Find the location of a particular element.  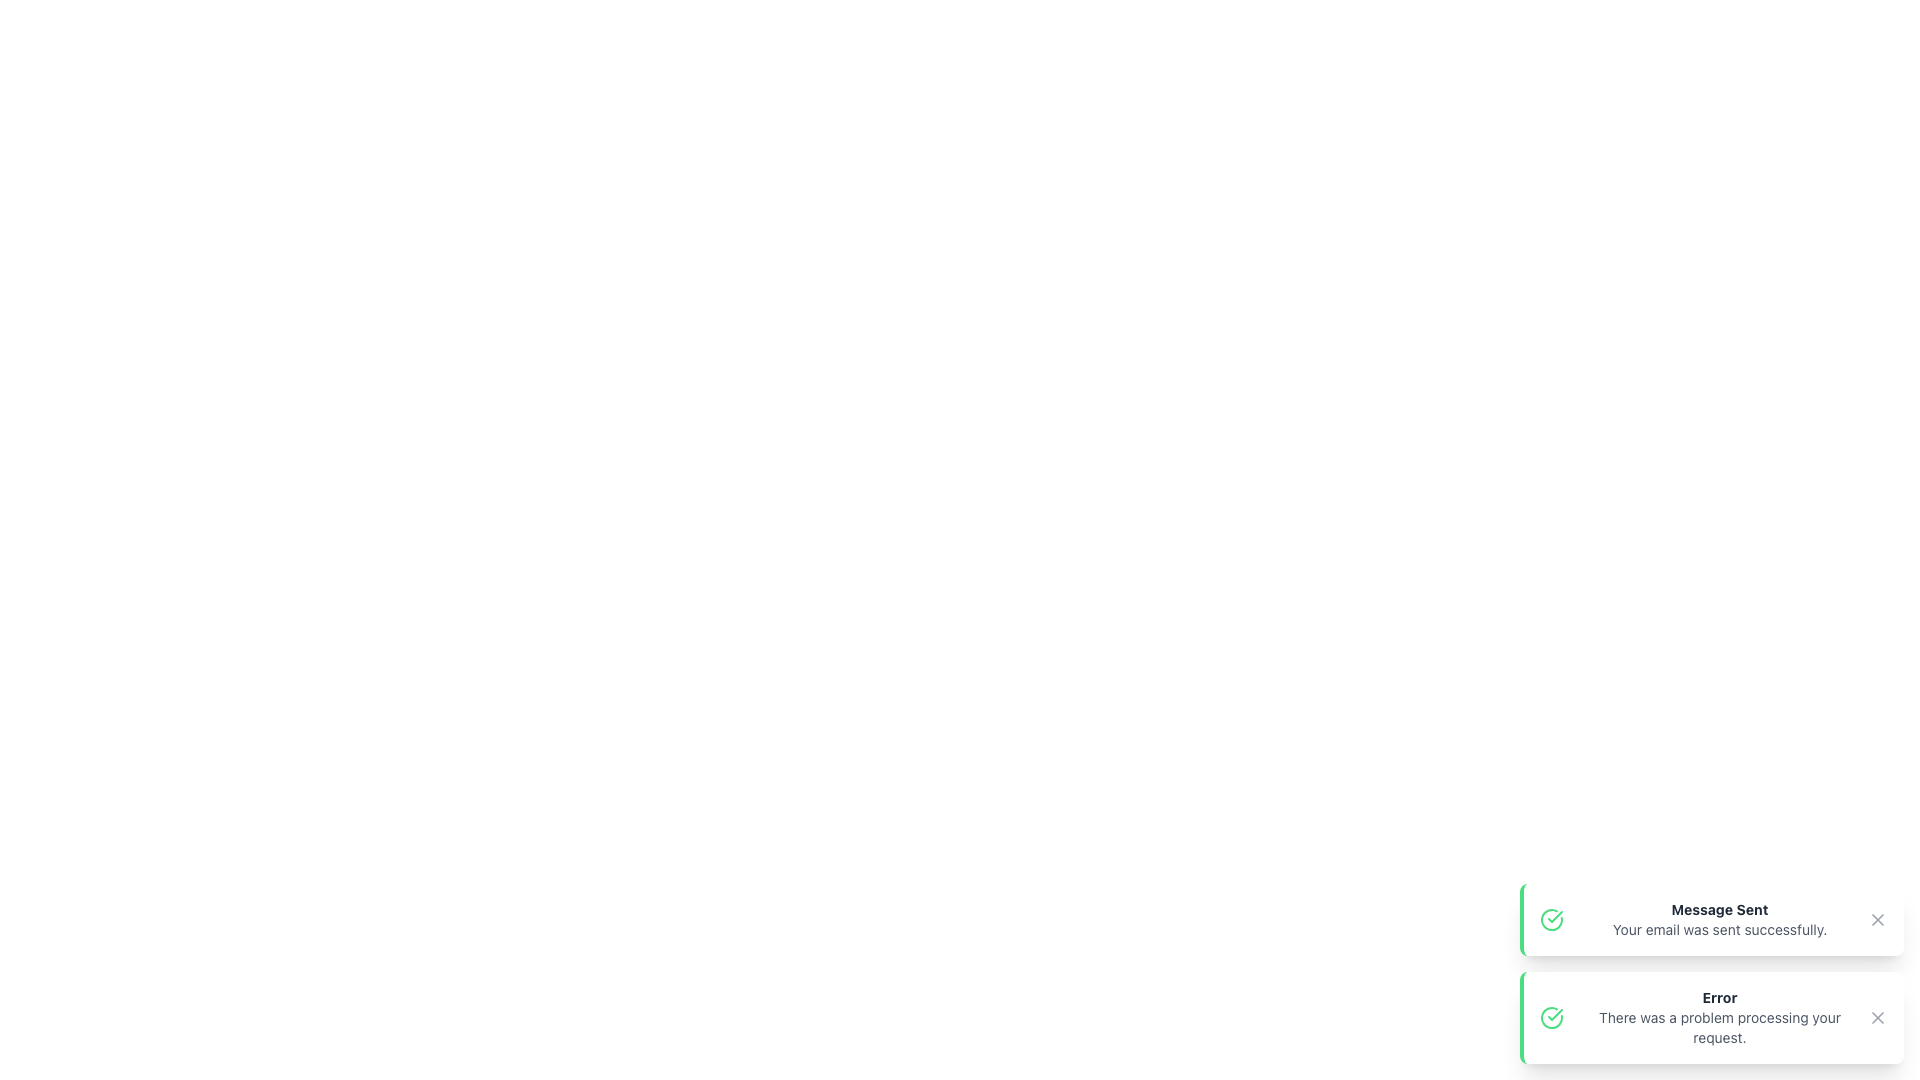

the Decorative Graphic (Icon) representing a successful action, located in the top right corner of the notification message is located at coordinates (1554, 917).